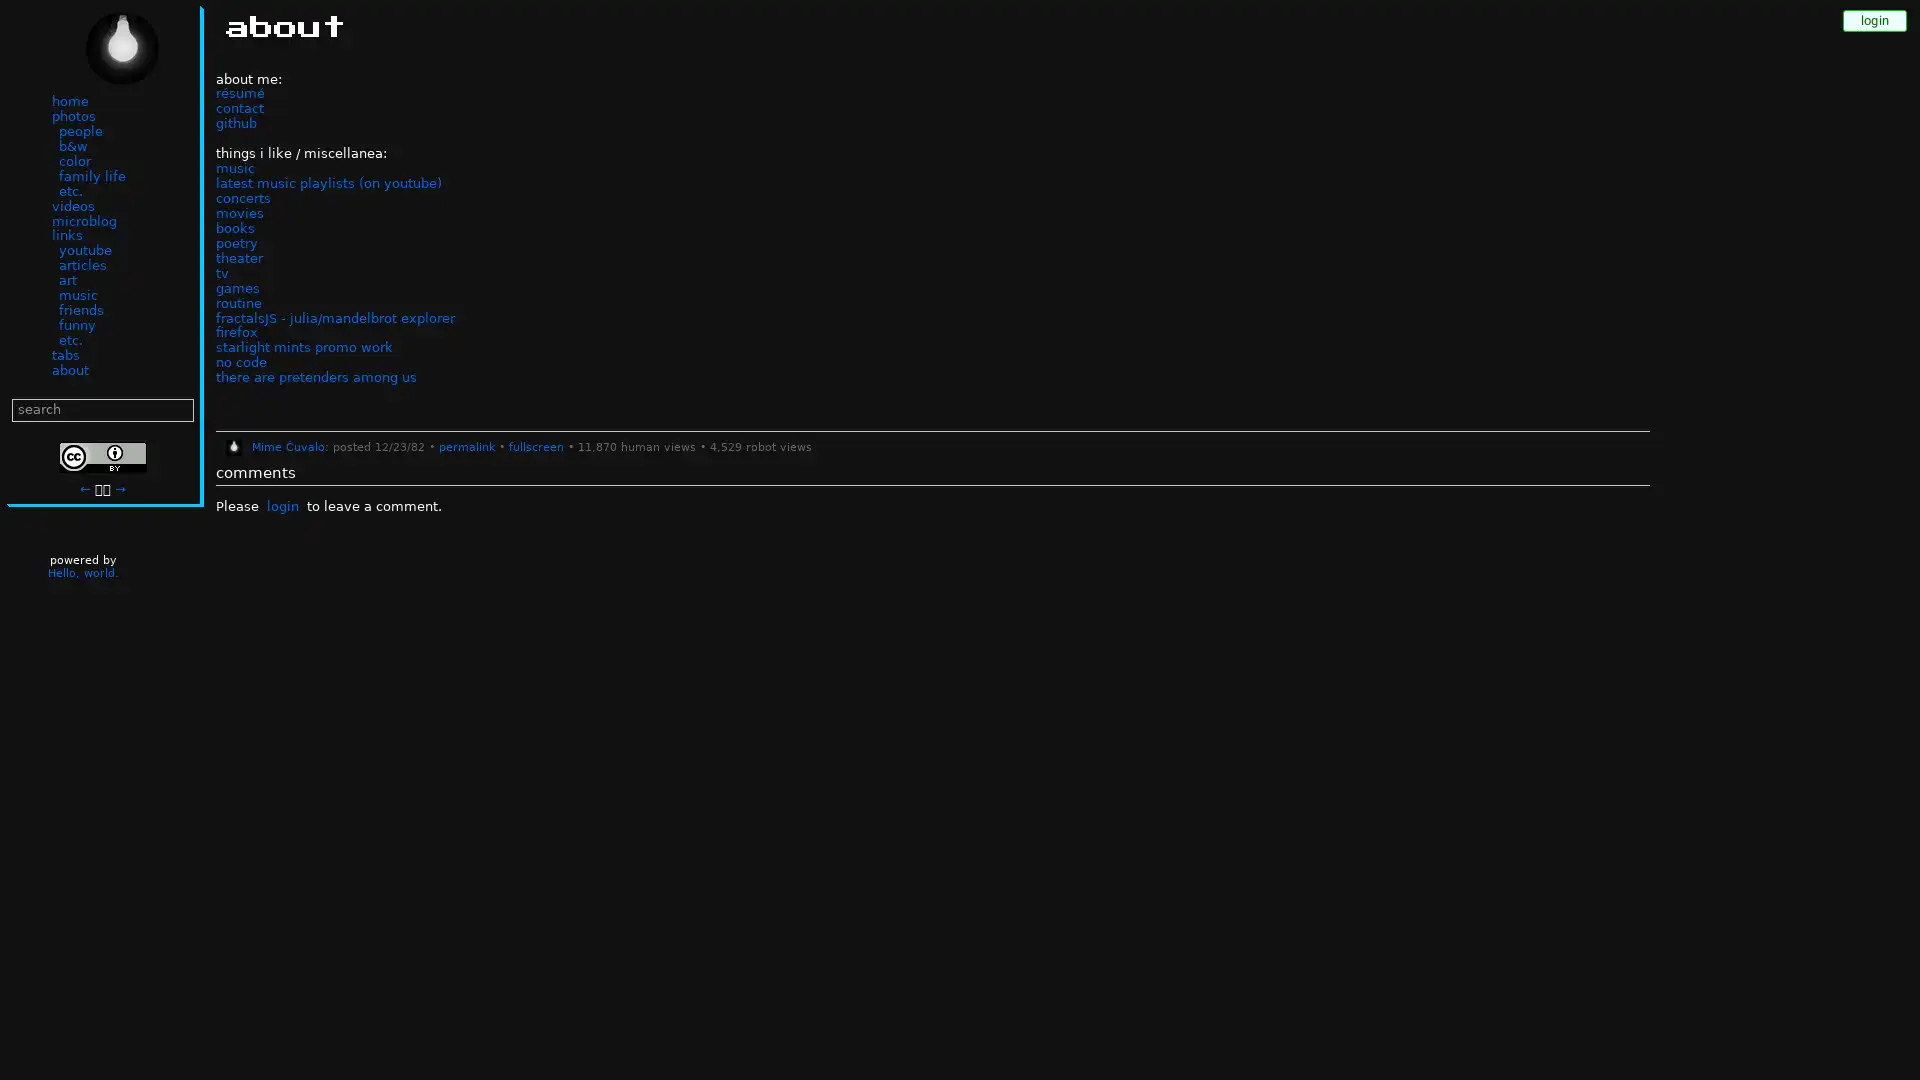 This screenshot has height=1080, width=1920. What do you see at coordinates (535, 446) in the screenshot?
I see `fullscreen` at bounding box center [535, 446].